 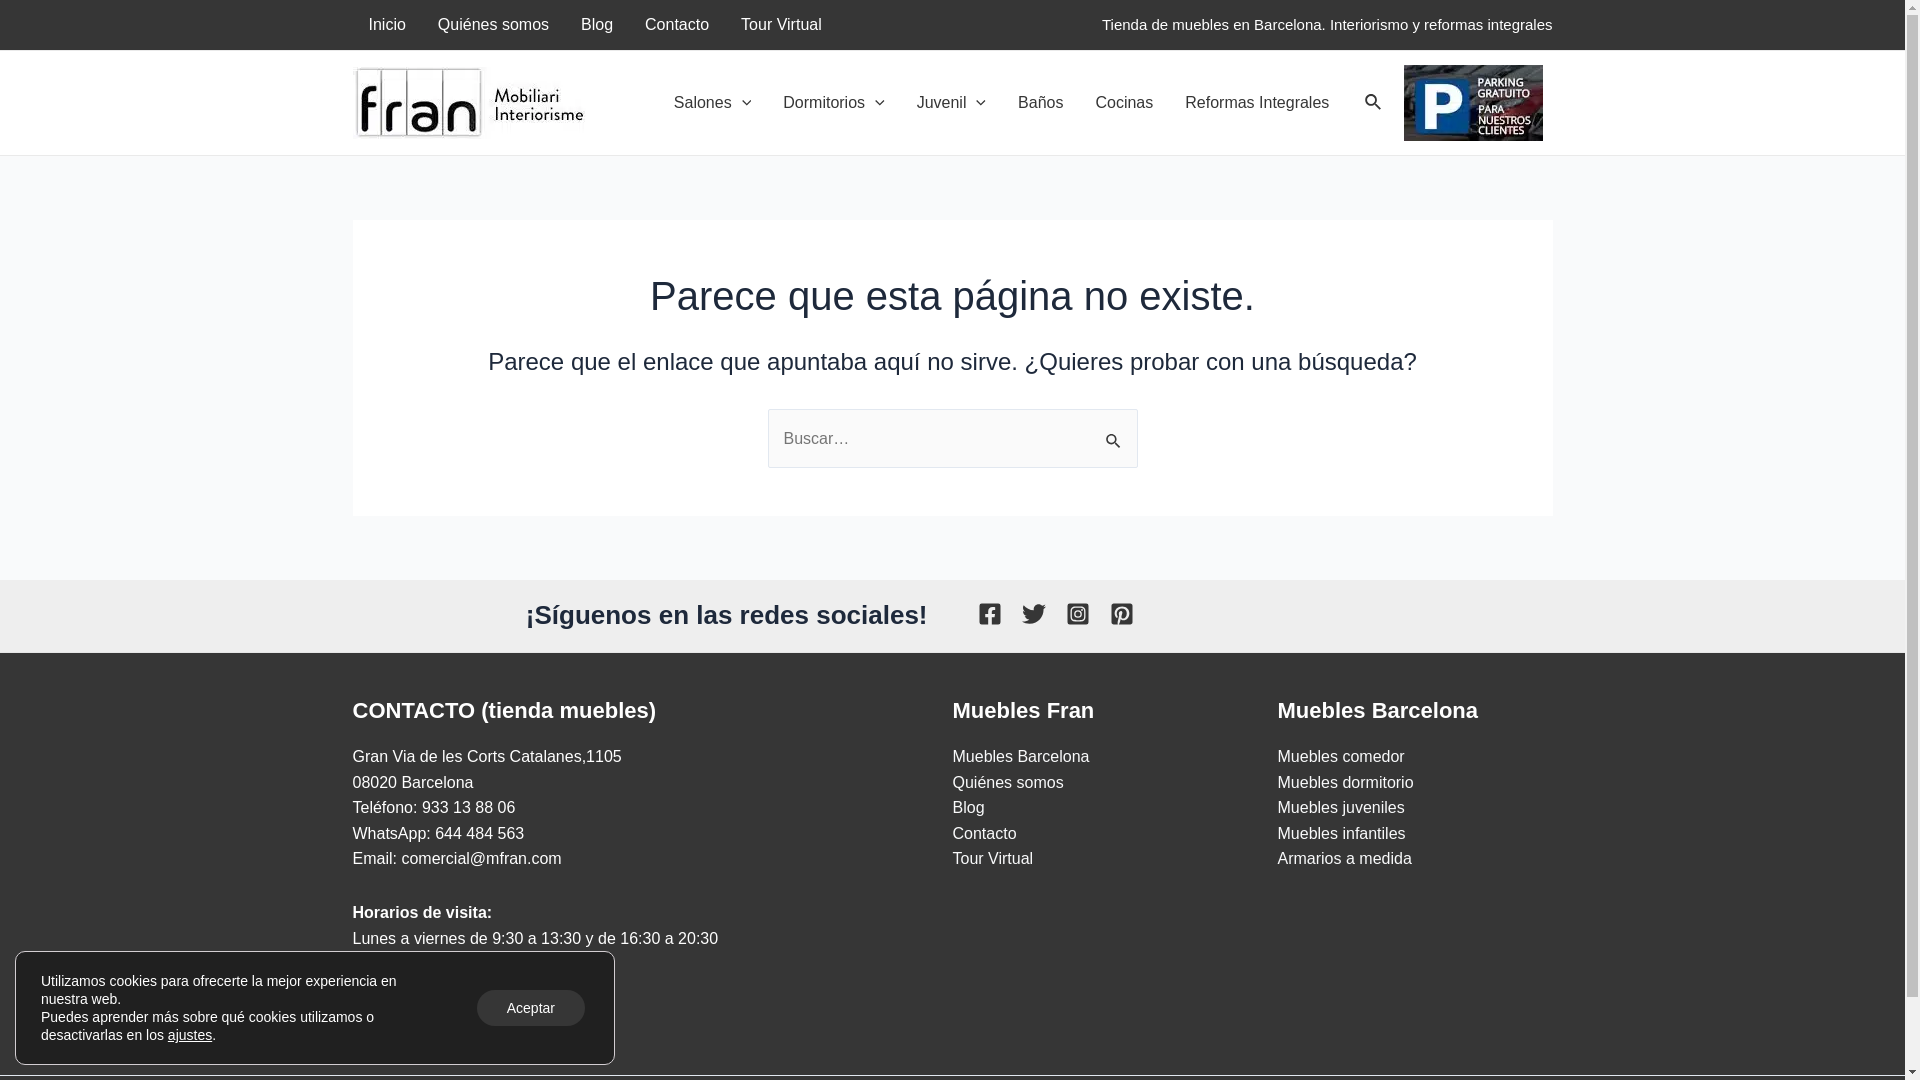 What do you see at coordinates (676, 24) in the screenshot?
I see `'Contacto'` at bounding box center [676, 24].